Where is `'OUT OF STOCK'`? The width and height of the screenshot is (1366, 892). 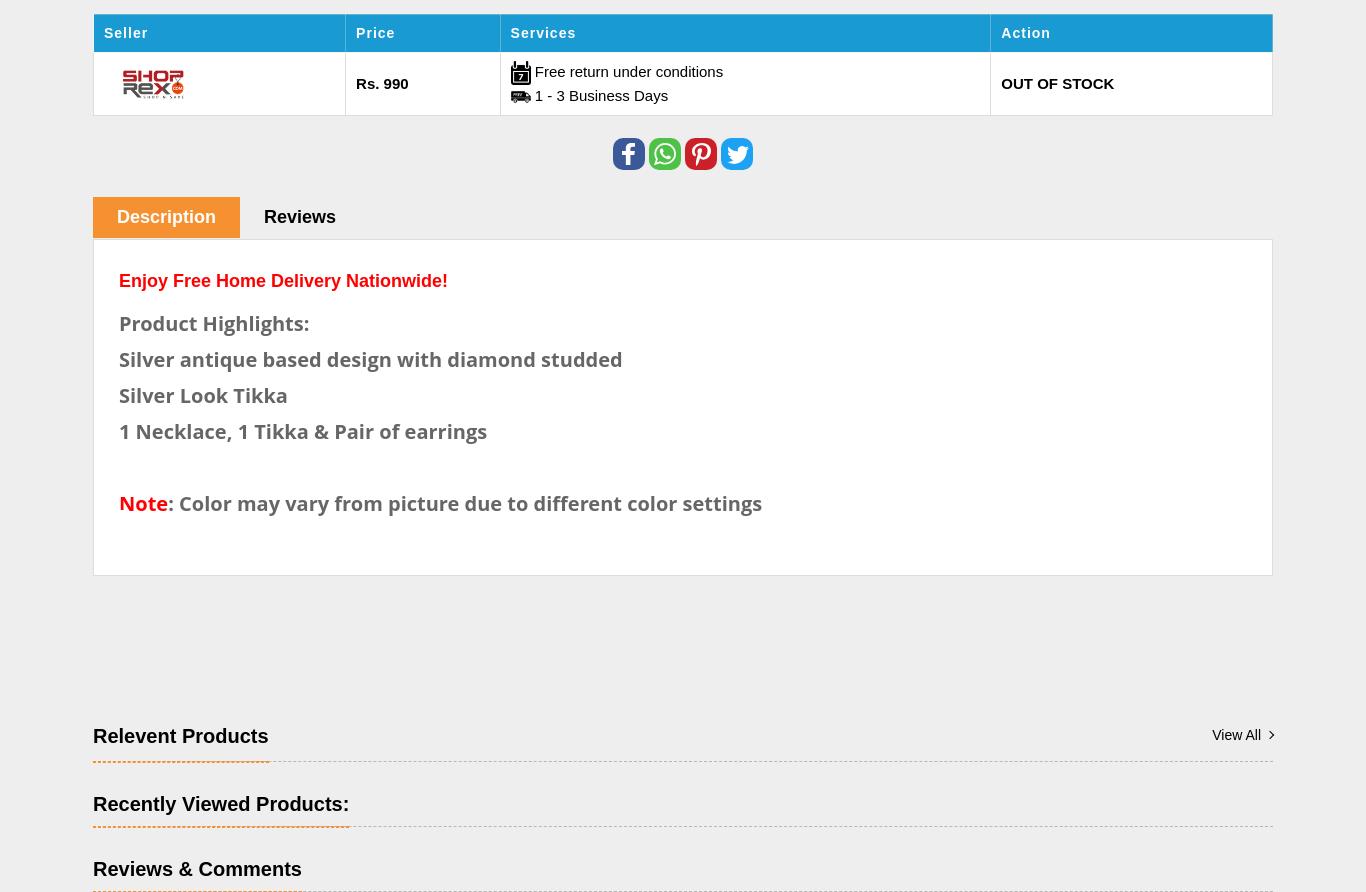 'OUT OF STOCK' is located at coordinates (1056, 82).